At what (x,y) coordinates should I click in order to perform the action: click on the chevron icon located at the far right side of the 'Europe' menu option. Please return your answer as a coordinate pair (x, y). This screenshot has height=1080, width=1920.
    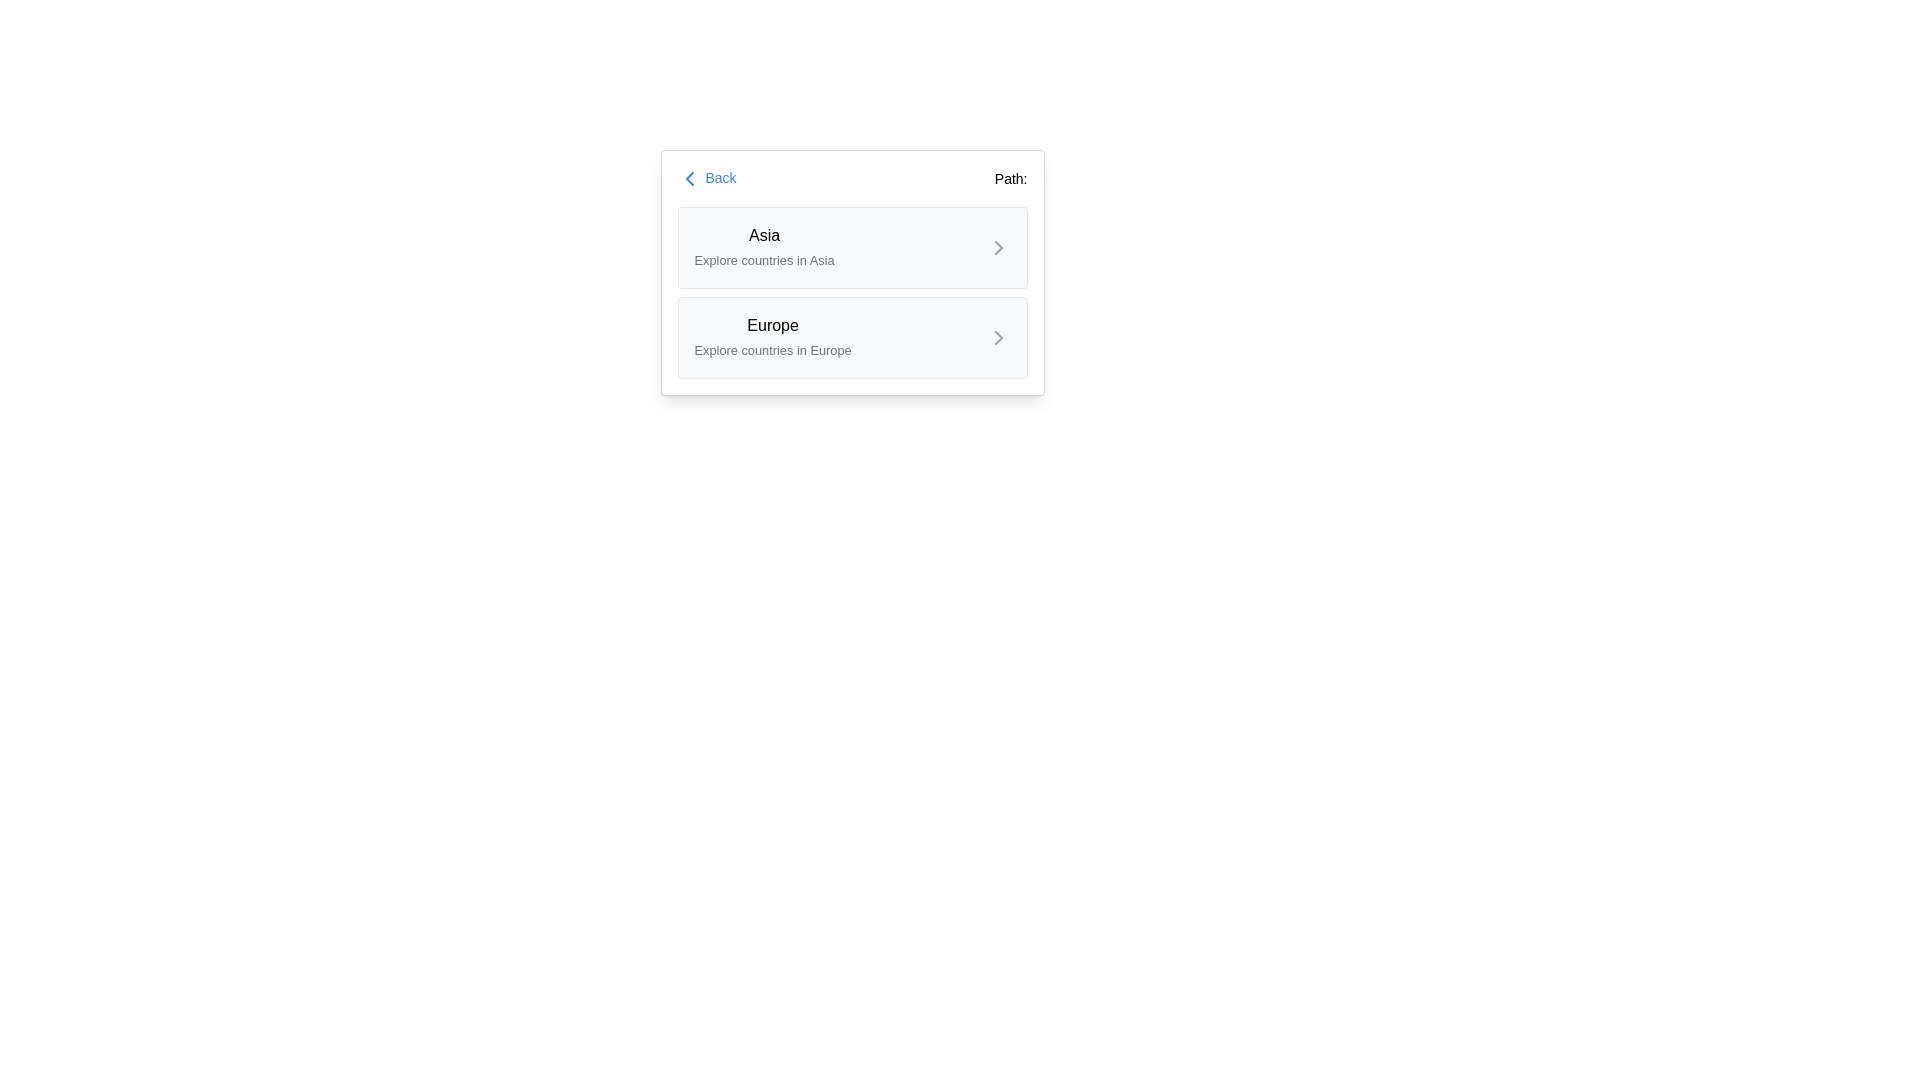
    Looking at the image, I should click on (998, 337).